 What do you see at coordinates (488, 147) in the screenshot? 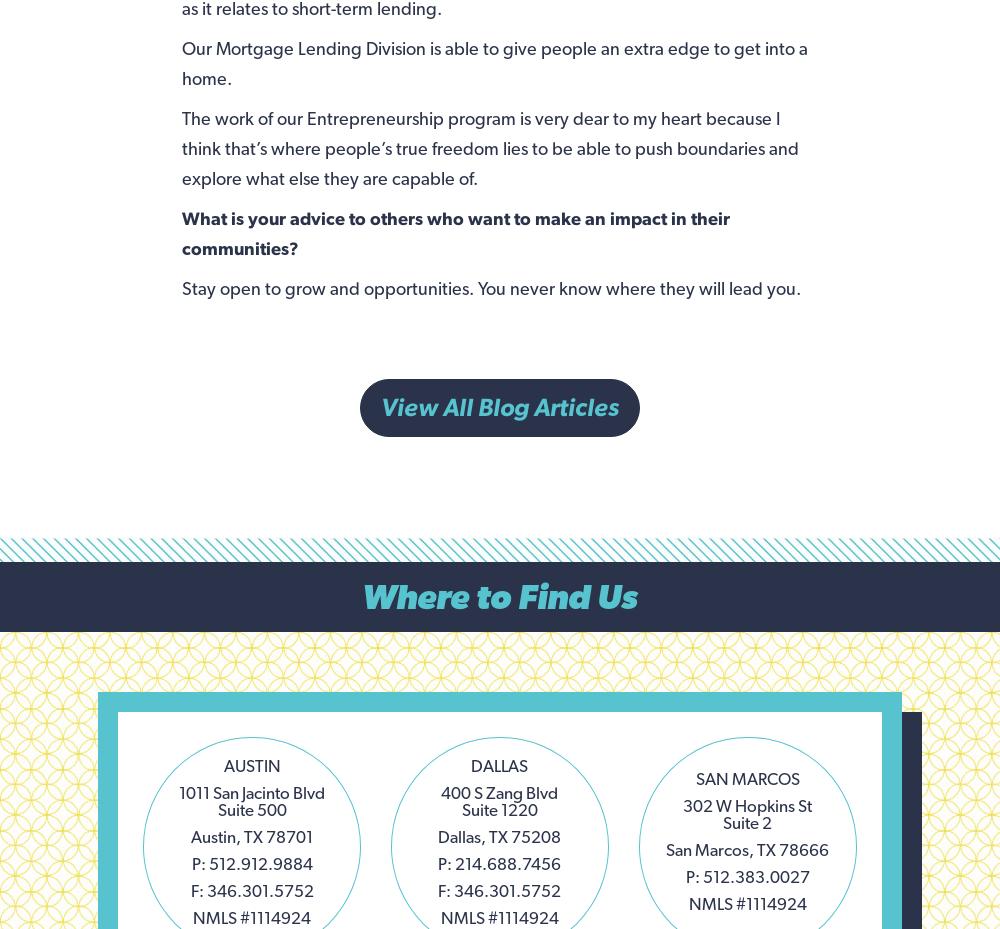
I see `'The work of our Entrepreneurship program is very dear to my heart because I think that’s where people’s true freedom lies to be able to push boundaries and explore what else they are capable of.'` at bounding box center [488, 147].